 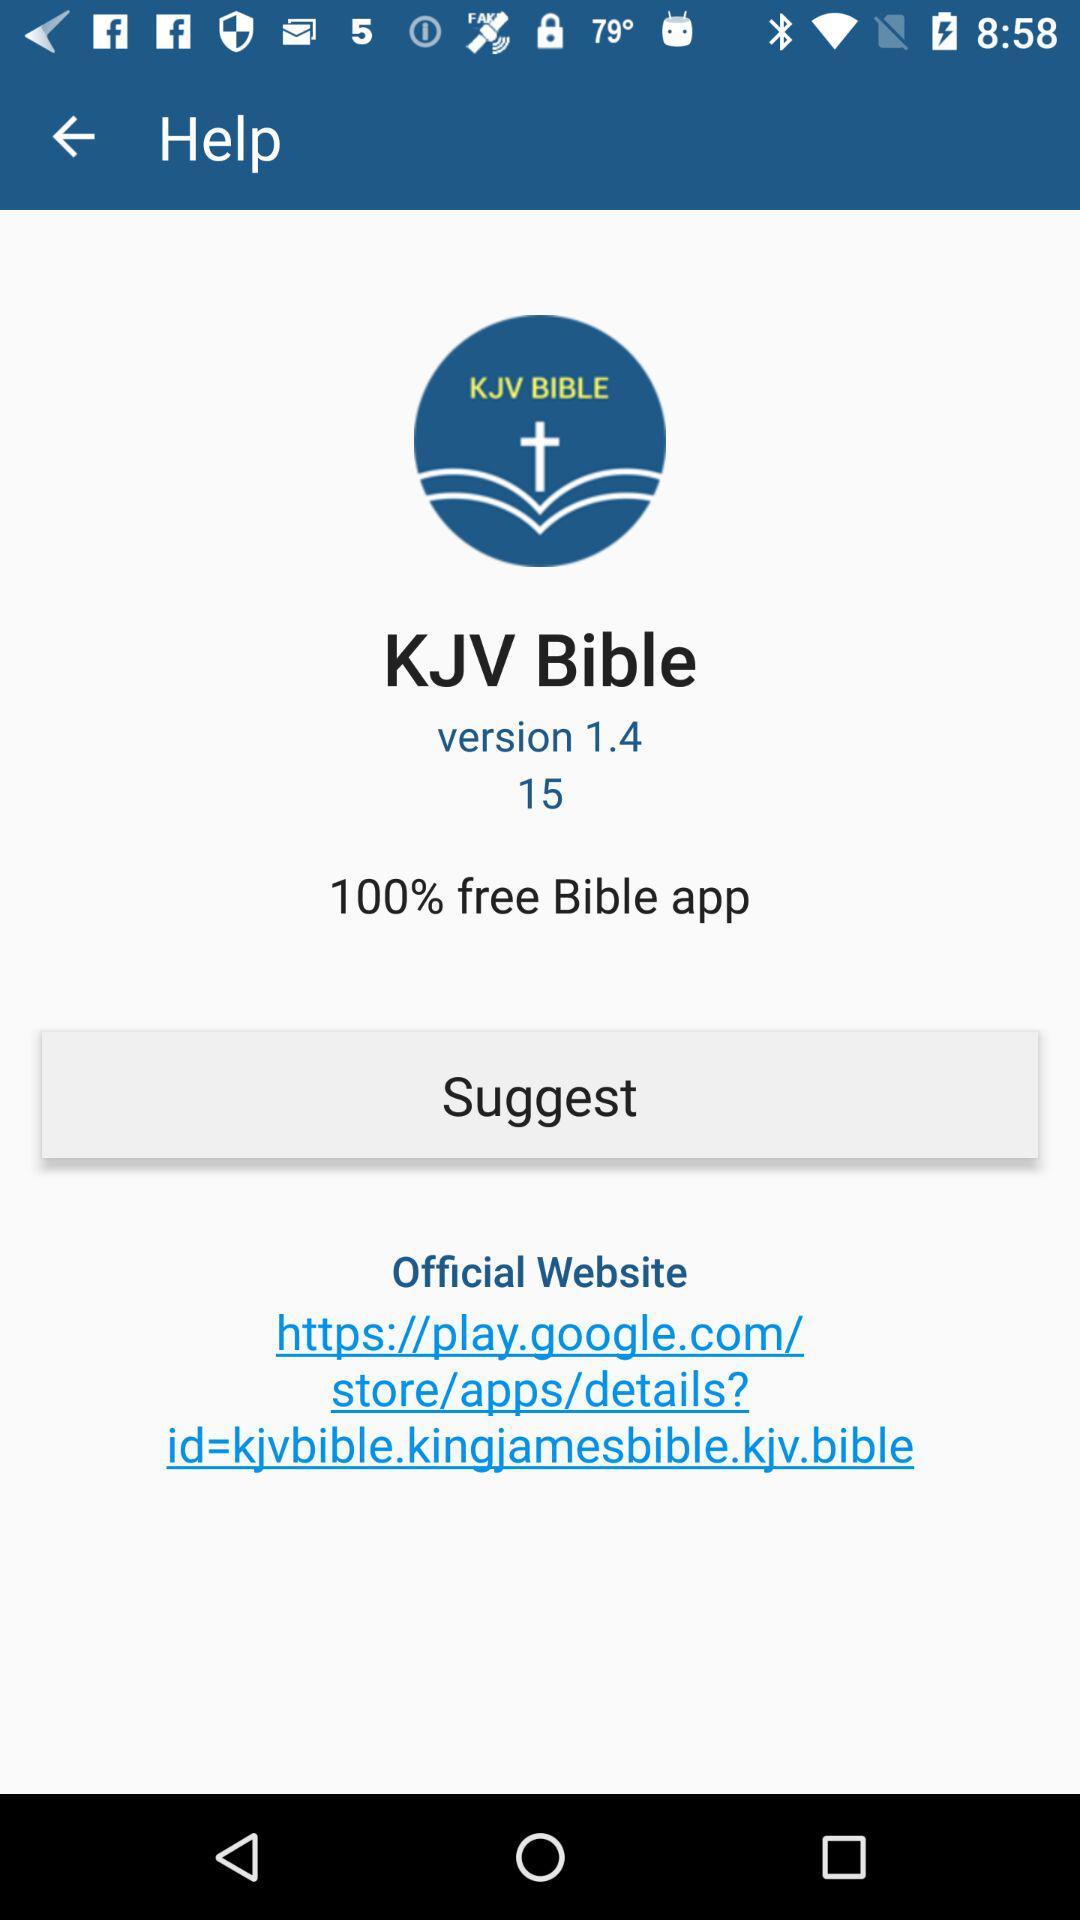 I want to click on the item above suggest, so click(x=538, y=893).